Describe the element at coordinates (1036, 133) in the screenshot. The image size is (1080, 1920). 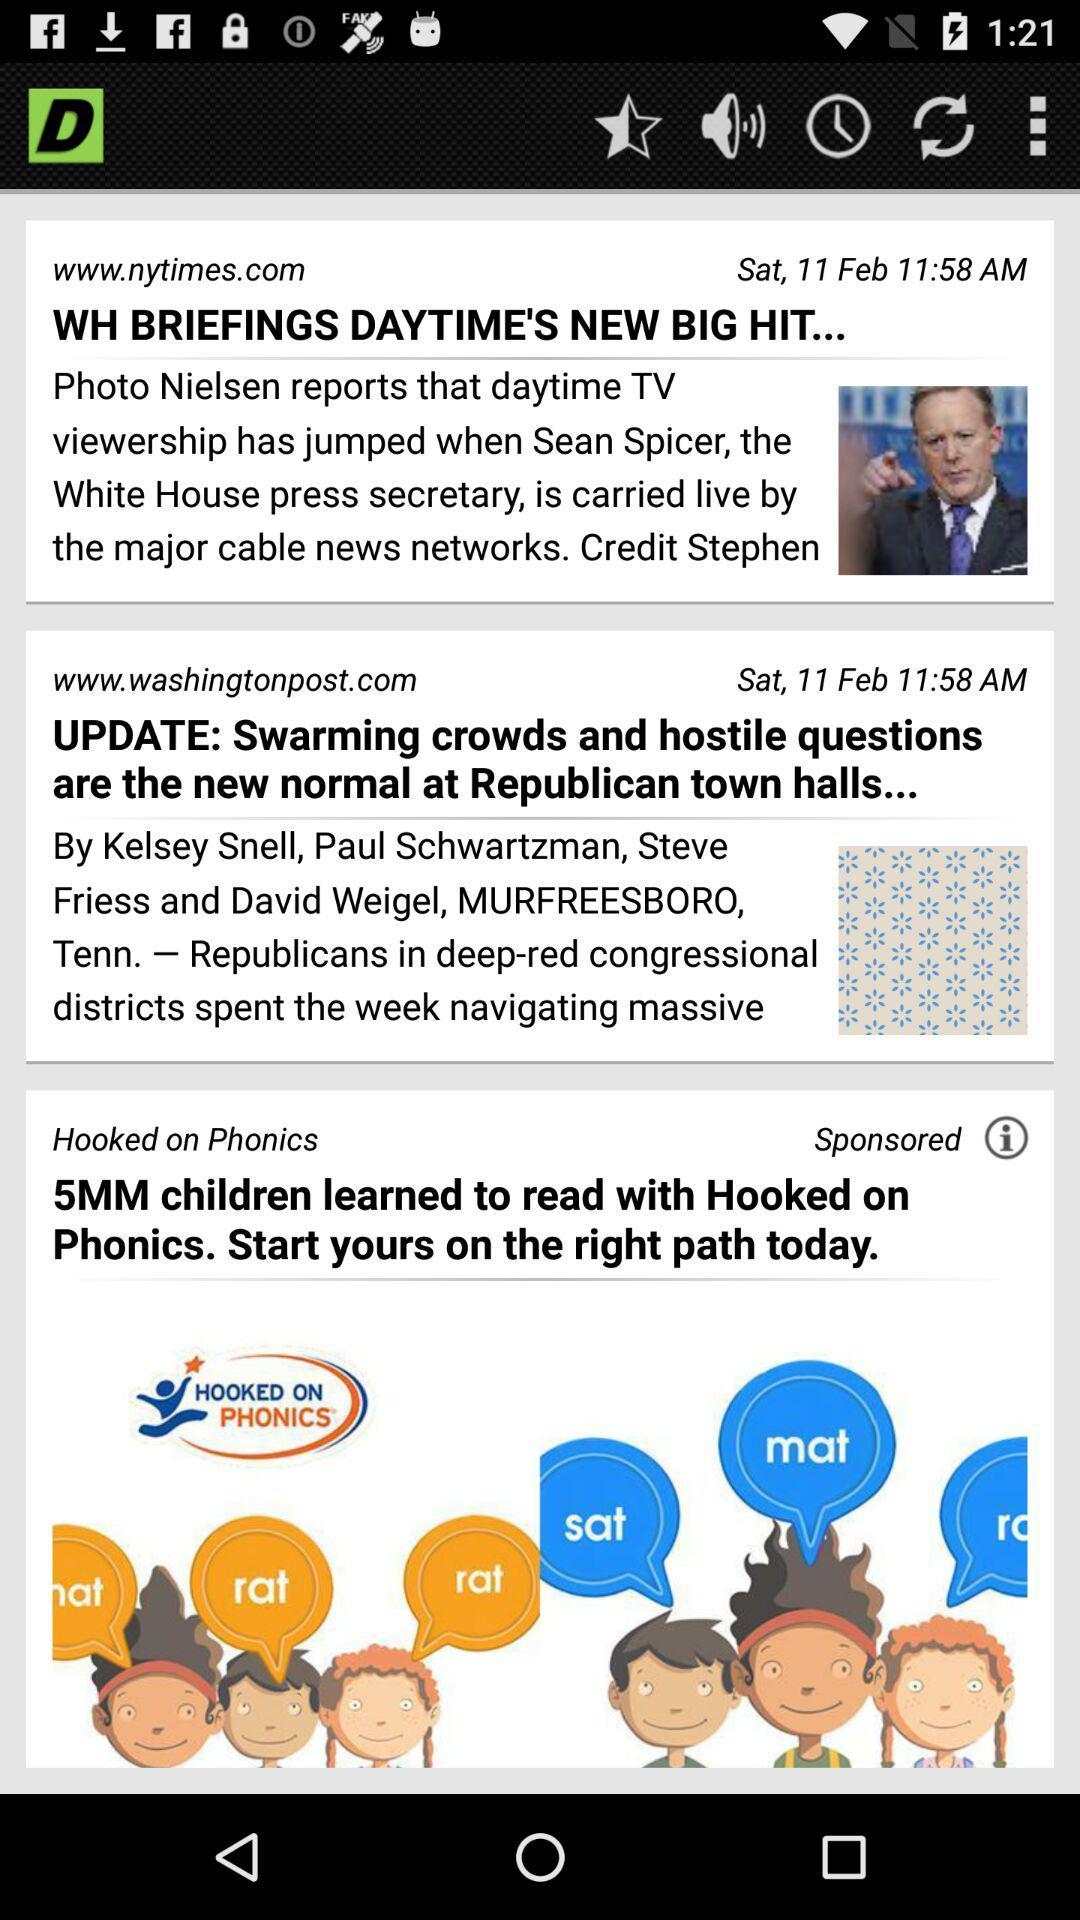
I see `the more icon` at that location.